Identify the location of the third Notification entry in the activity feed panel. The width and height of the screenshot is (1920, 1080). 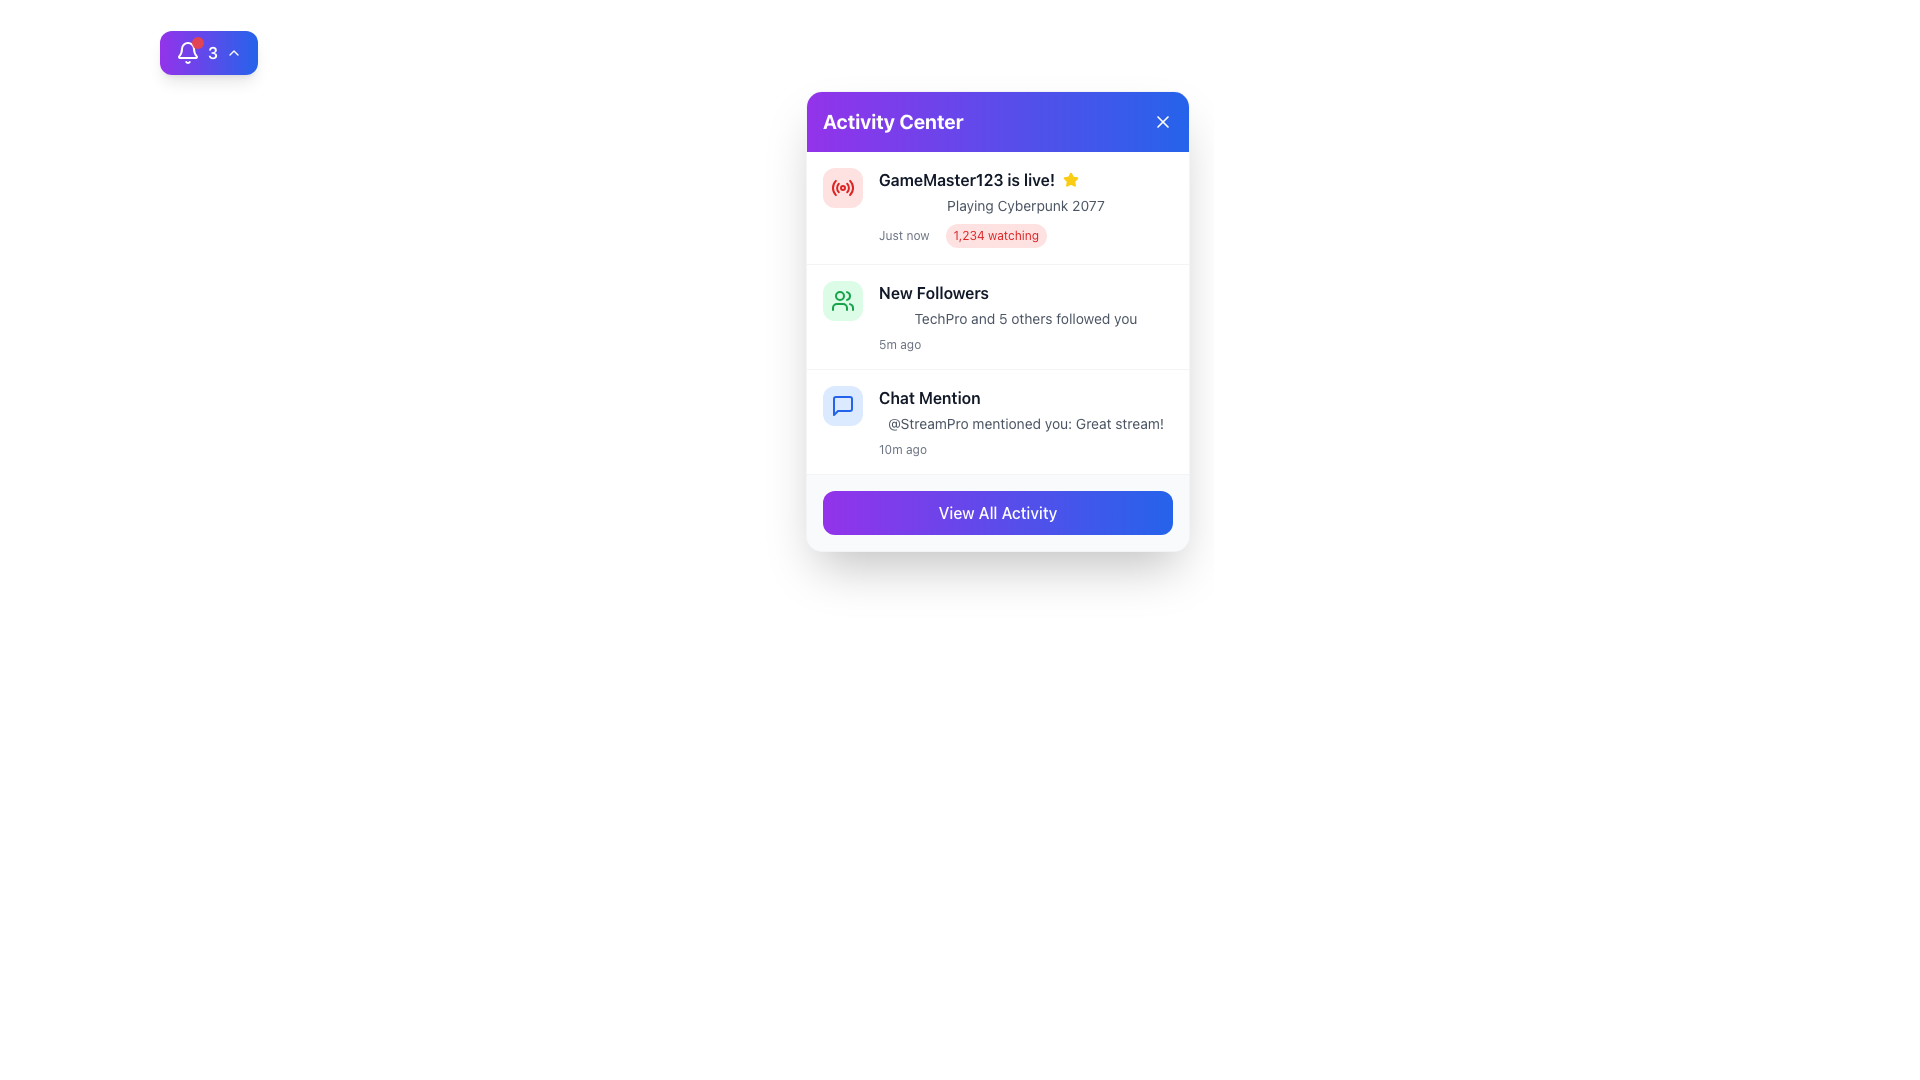
(998, 420).